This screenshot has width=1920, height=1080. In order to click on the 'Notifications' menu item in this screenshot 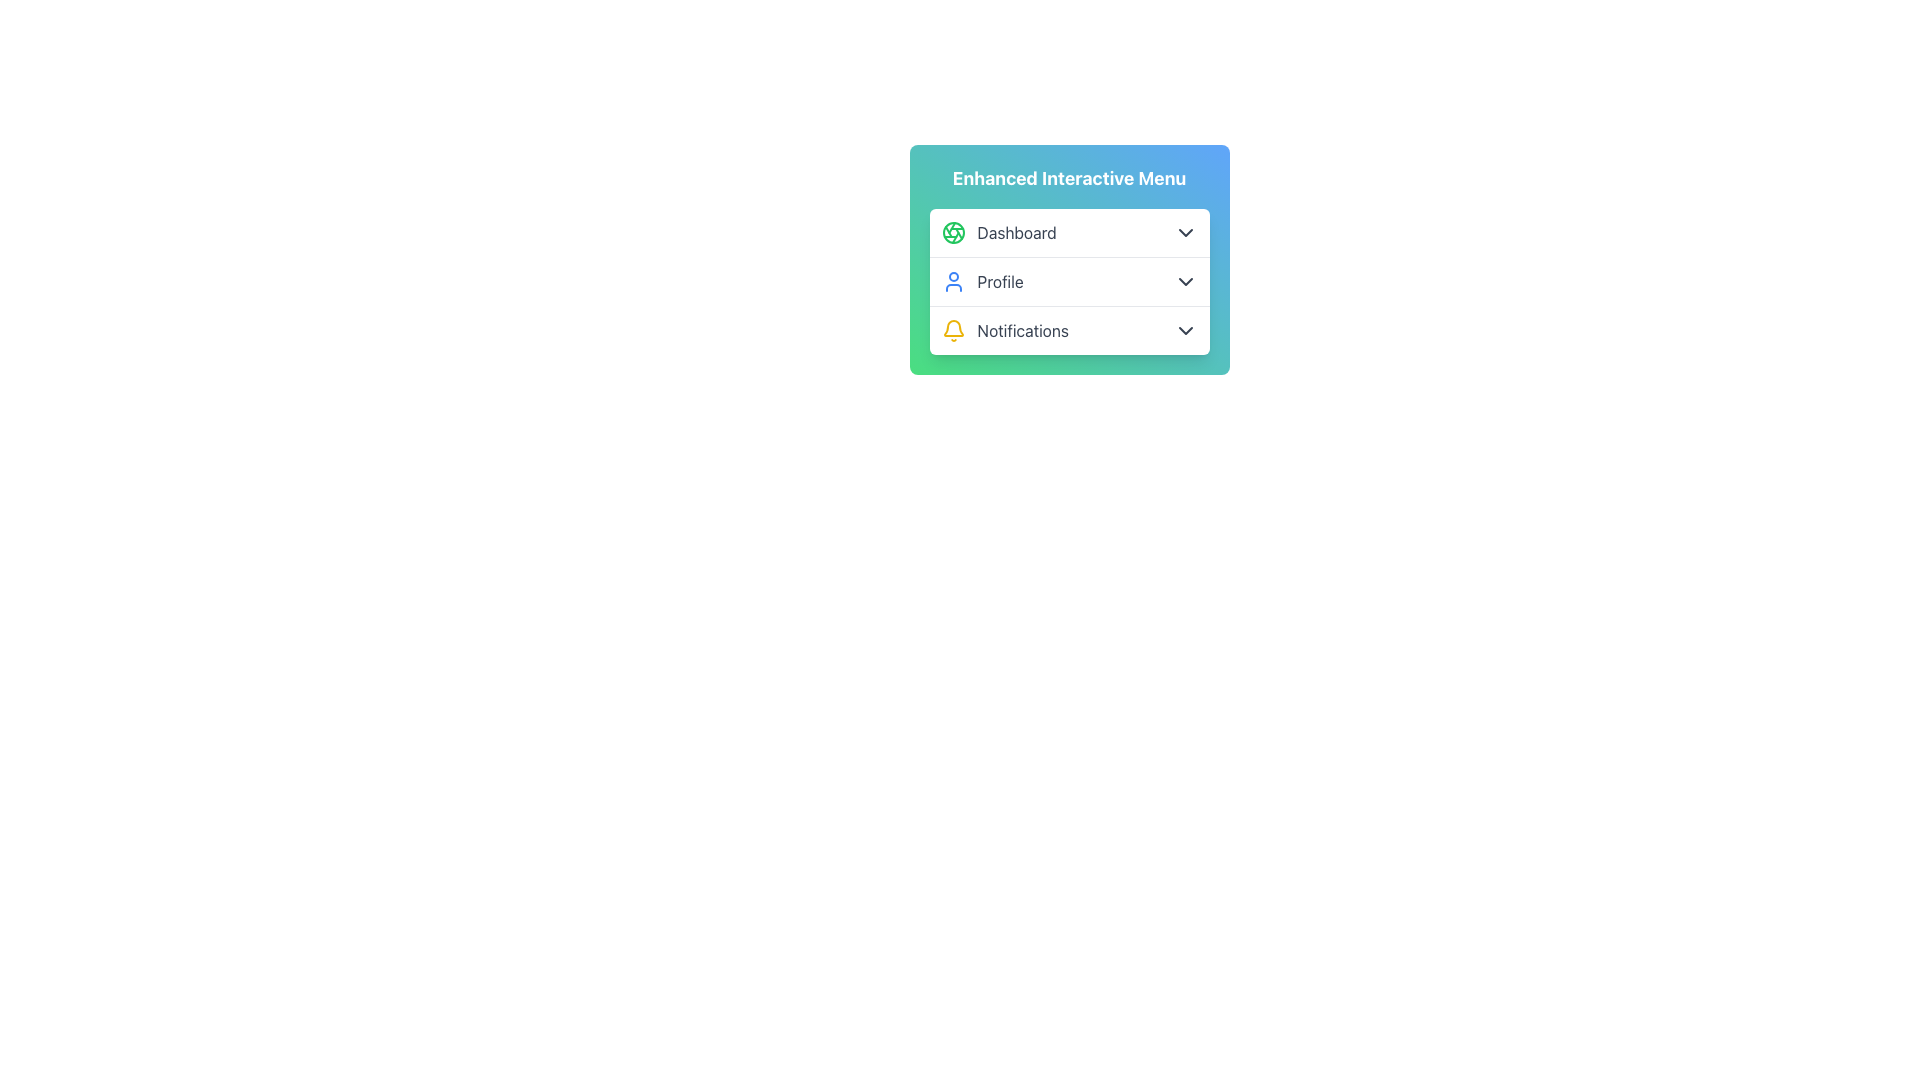, I will do `click(1068, 330)`.